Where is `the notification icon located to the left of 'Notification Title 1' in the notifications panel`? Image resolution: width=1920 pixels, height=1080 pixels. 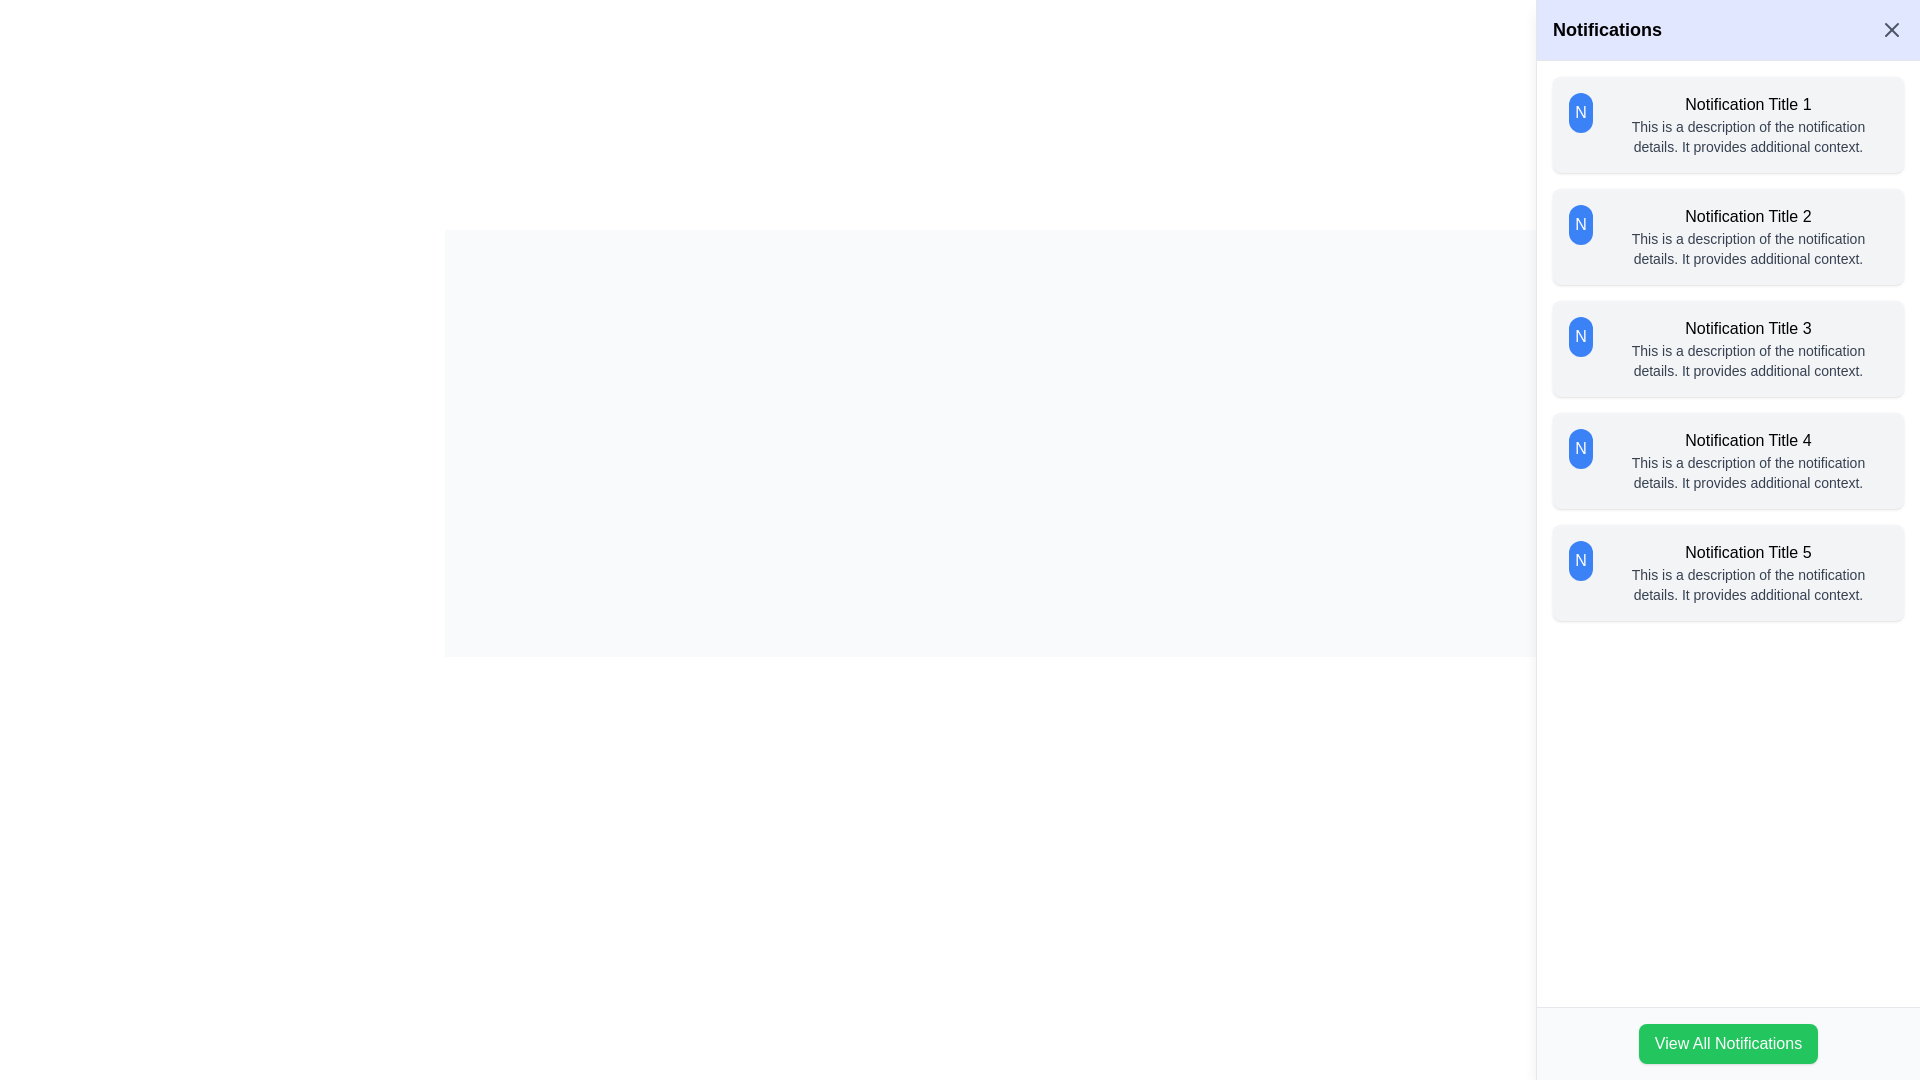
the notification icon located to the left of 'Notification Title 1' in the notifications panel is located at coordinates (1579, 112).